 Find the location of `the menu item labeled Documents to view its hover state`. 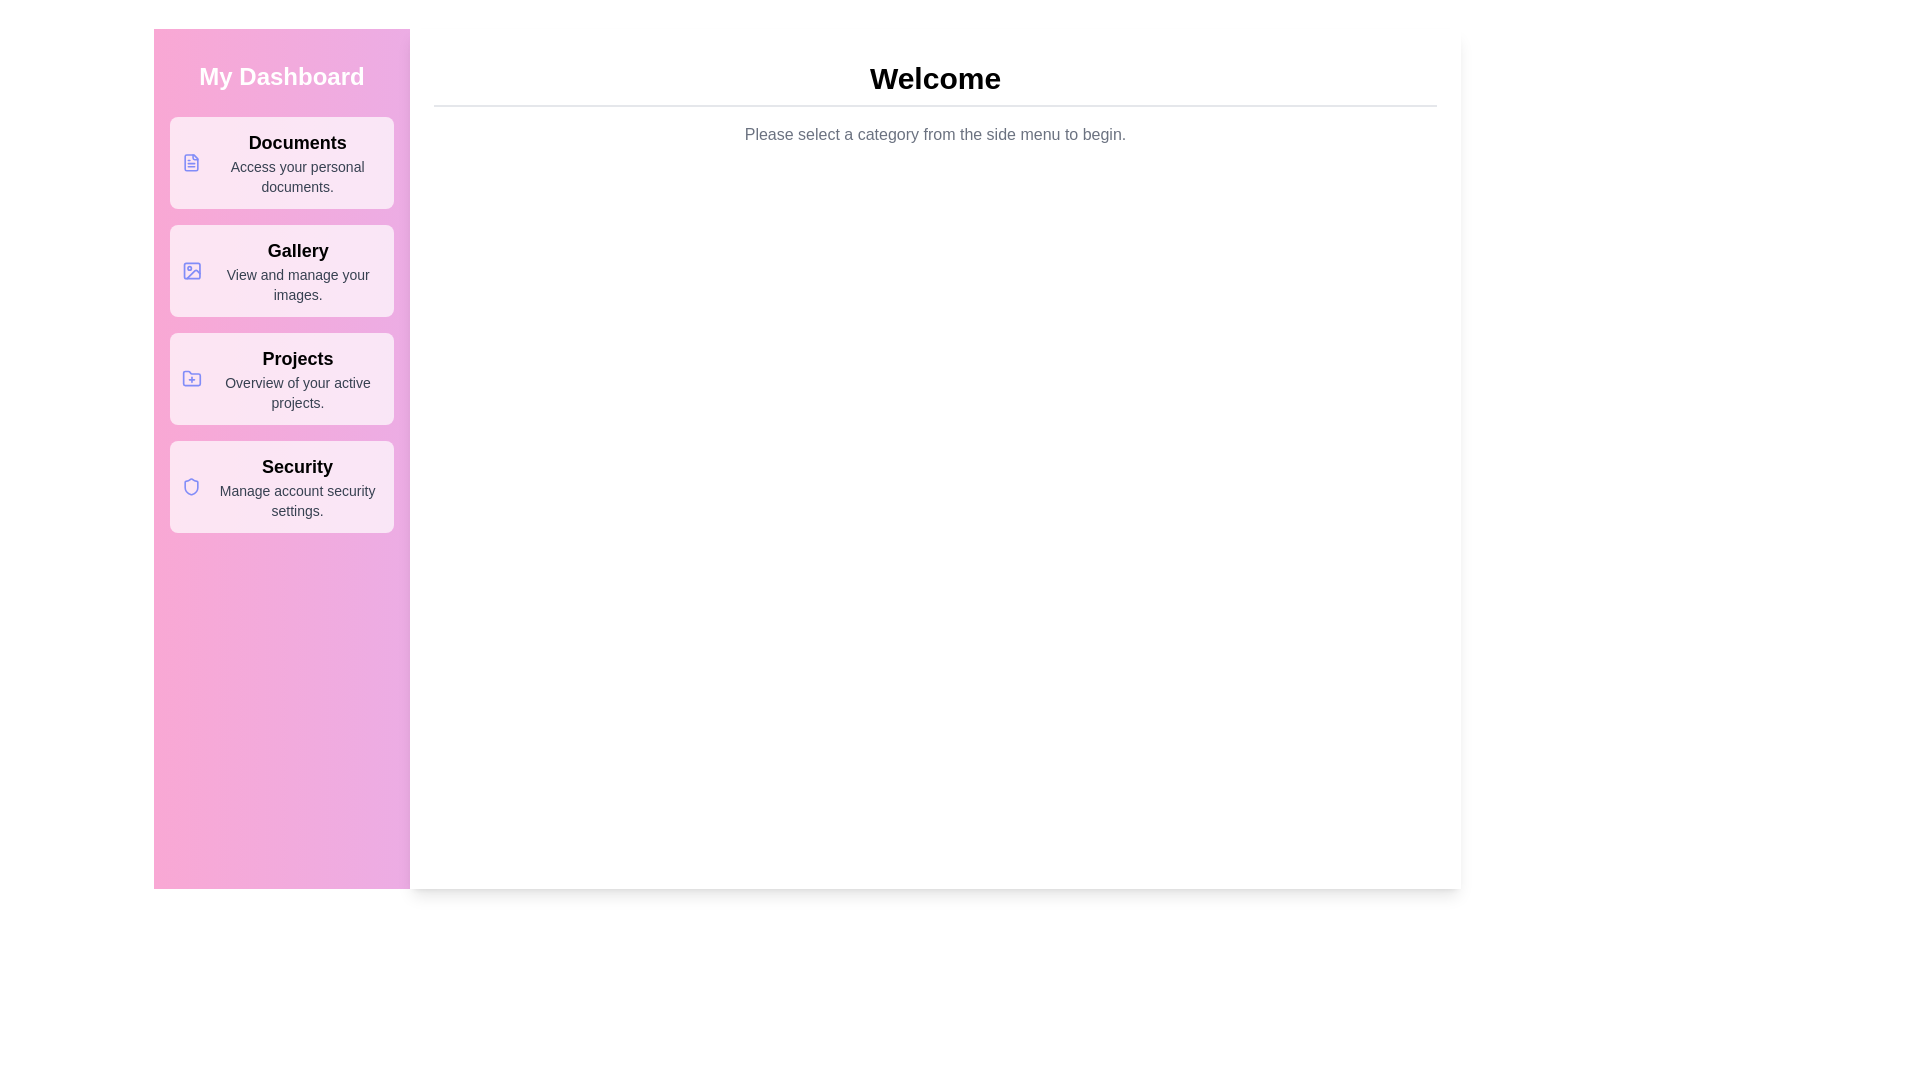

the menu item labeled Documents to view its hover state is located at coordinates (281, 161).